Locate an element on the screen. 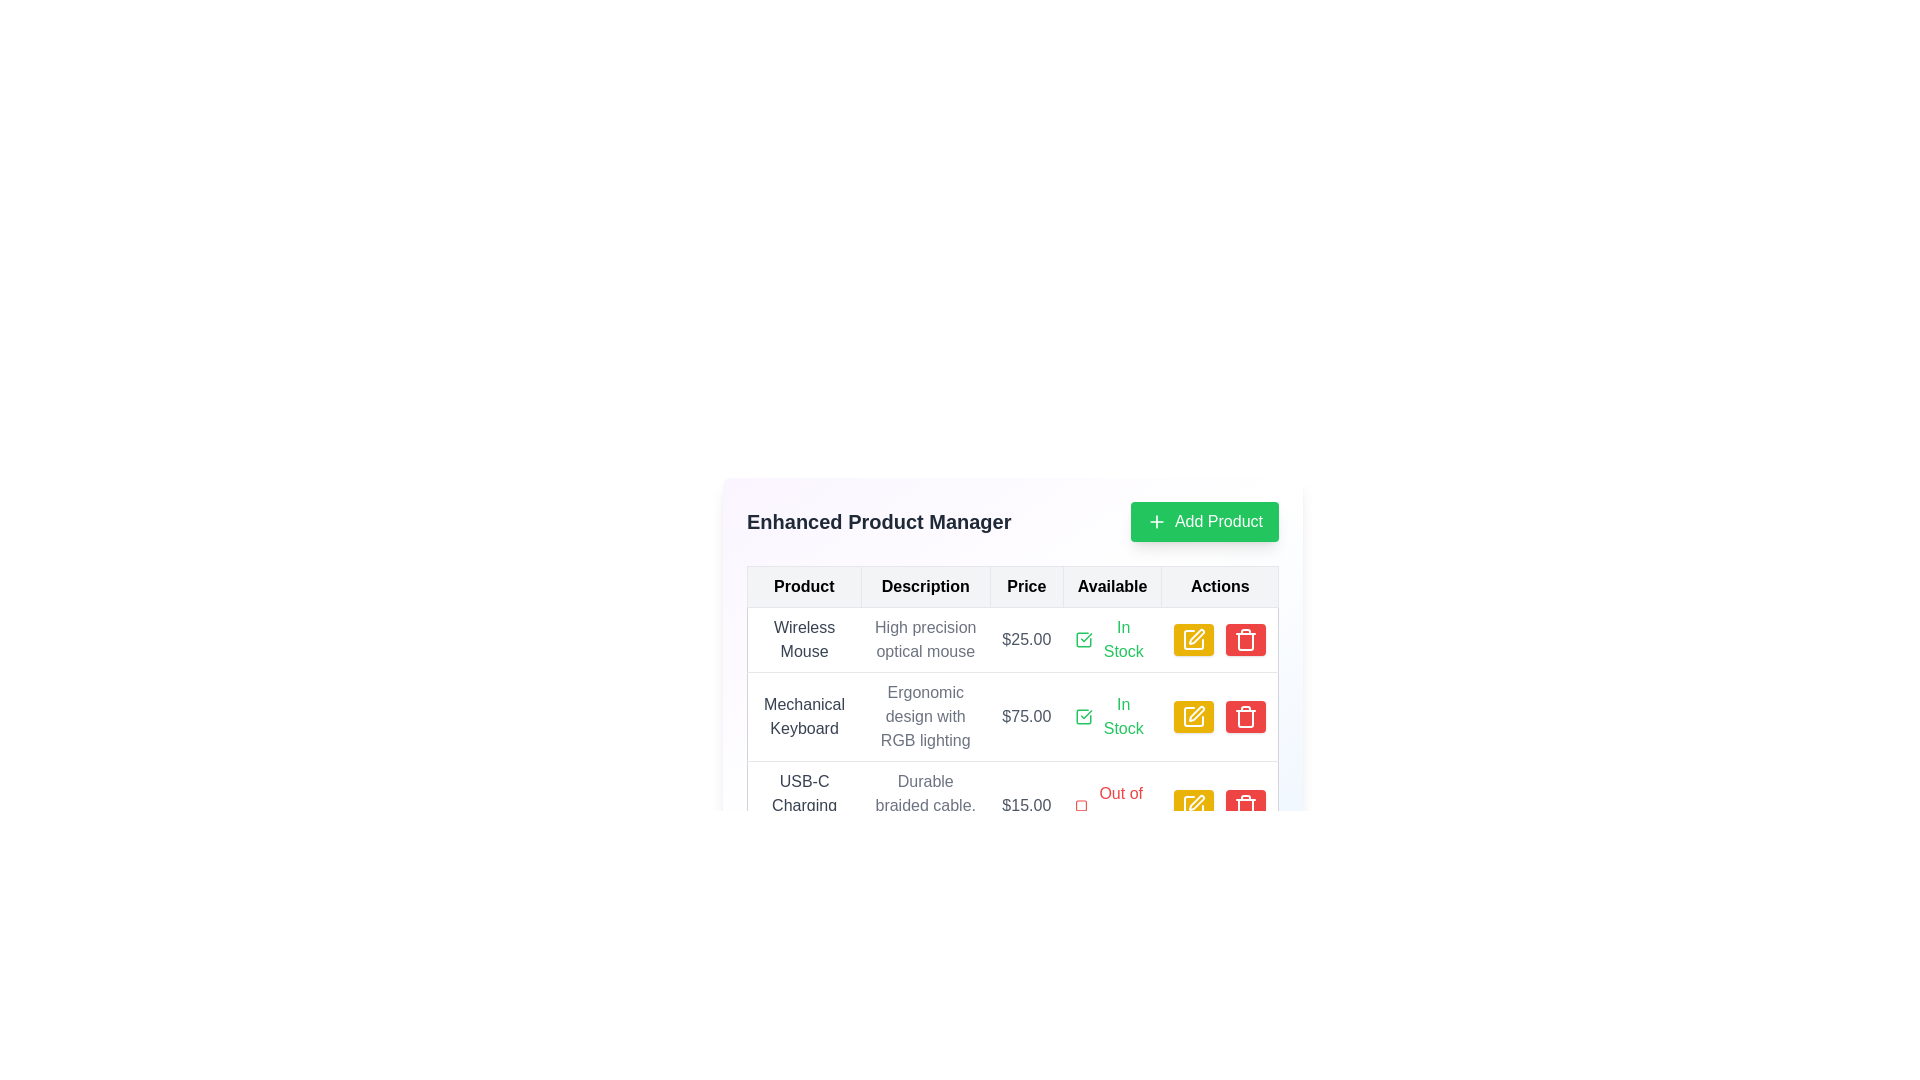  the delete icon button located in the 'Actions' column of the last row in the table is located at coordinates (1244, 640).